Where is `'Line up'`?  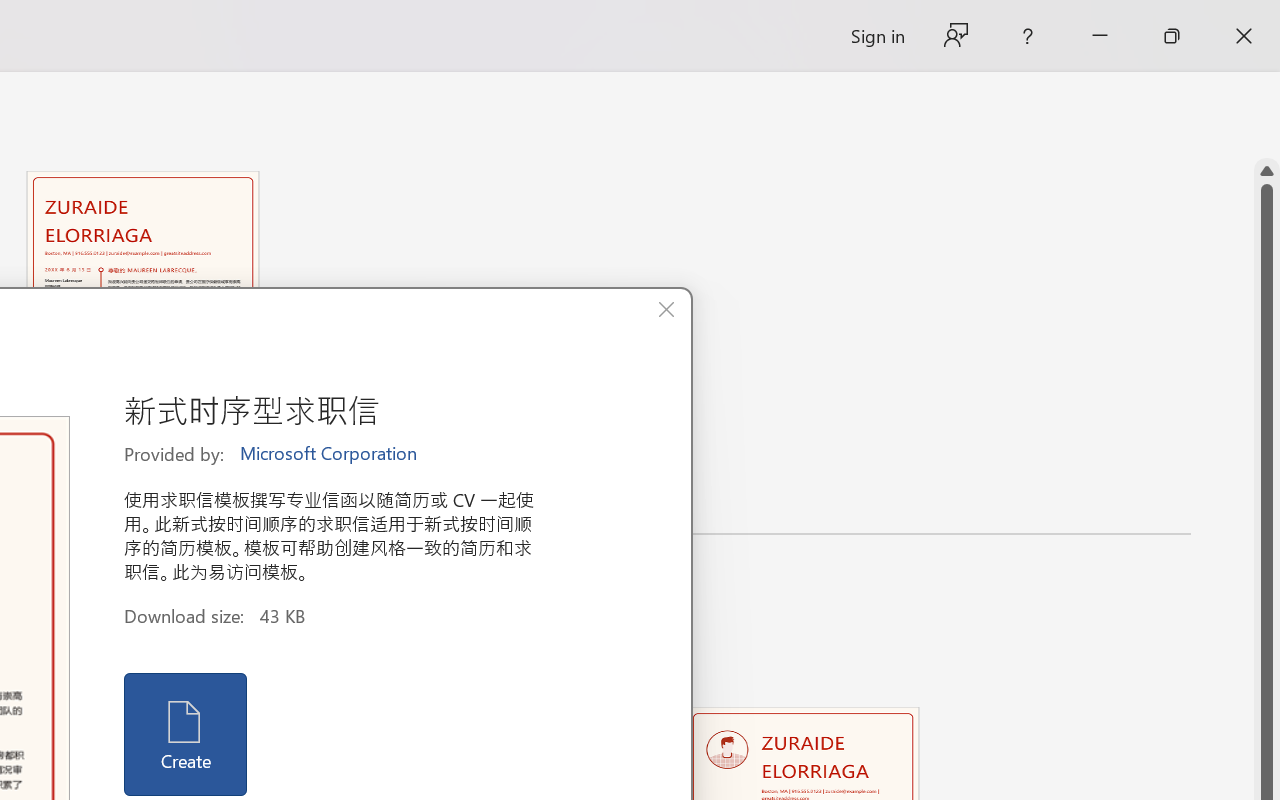
'Line up' is located at coordinates (1266, 170).